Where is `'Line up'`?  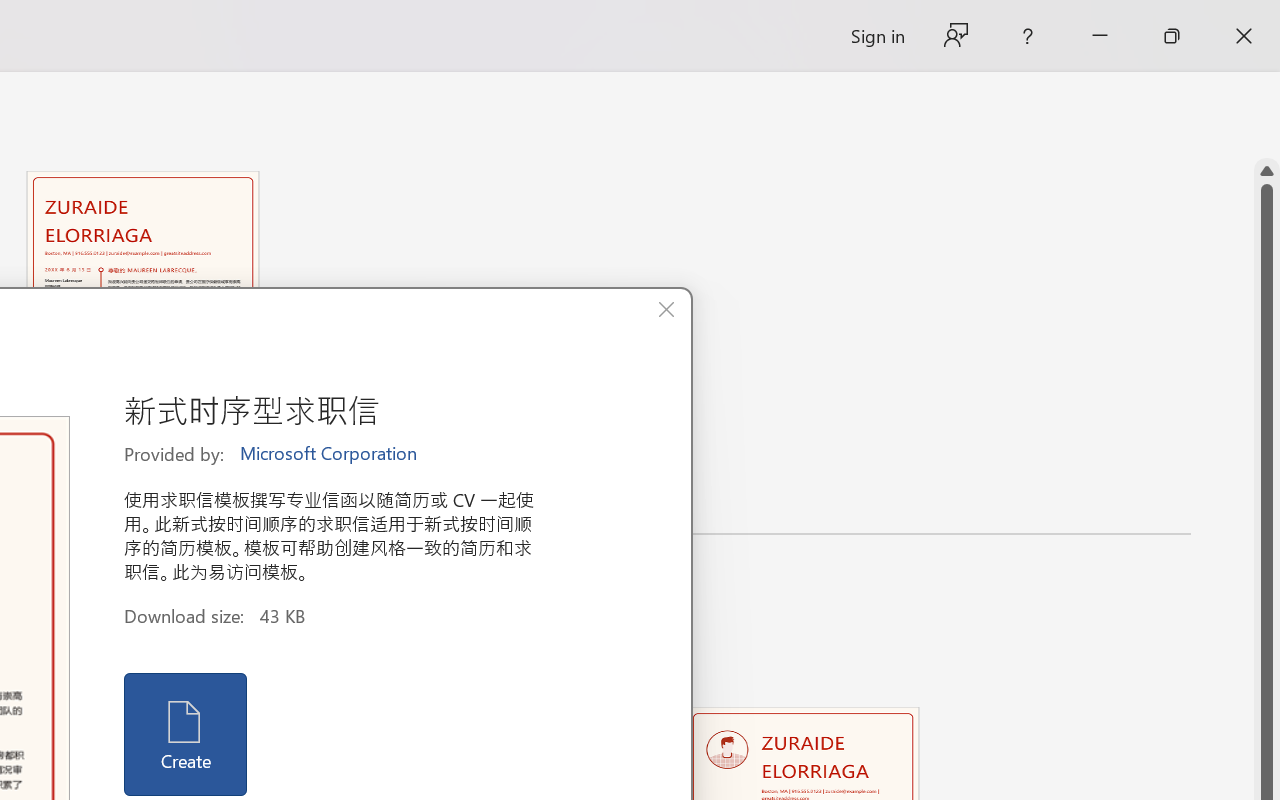
'Line up' is located at coordinates (1266, 170).